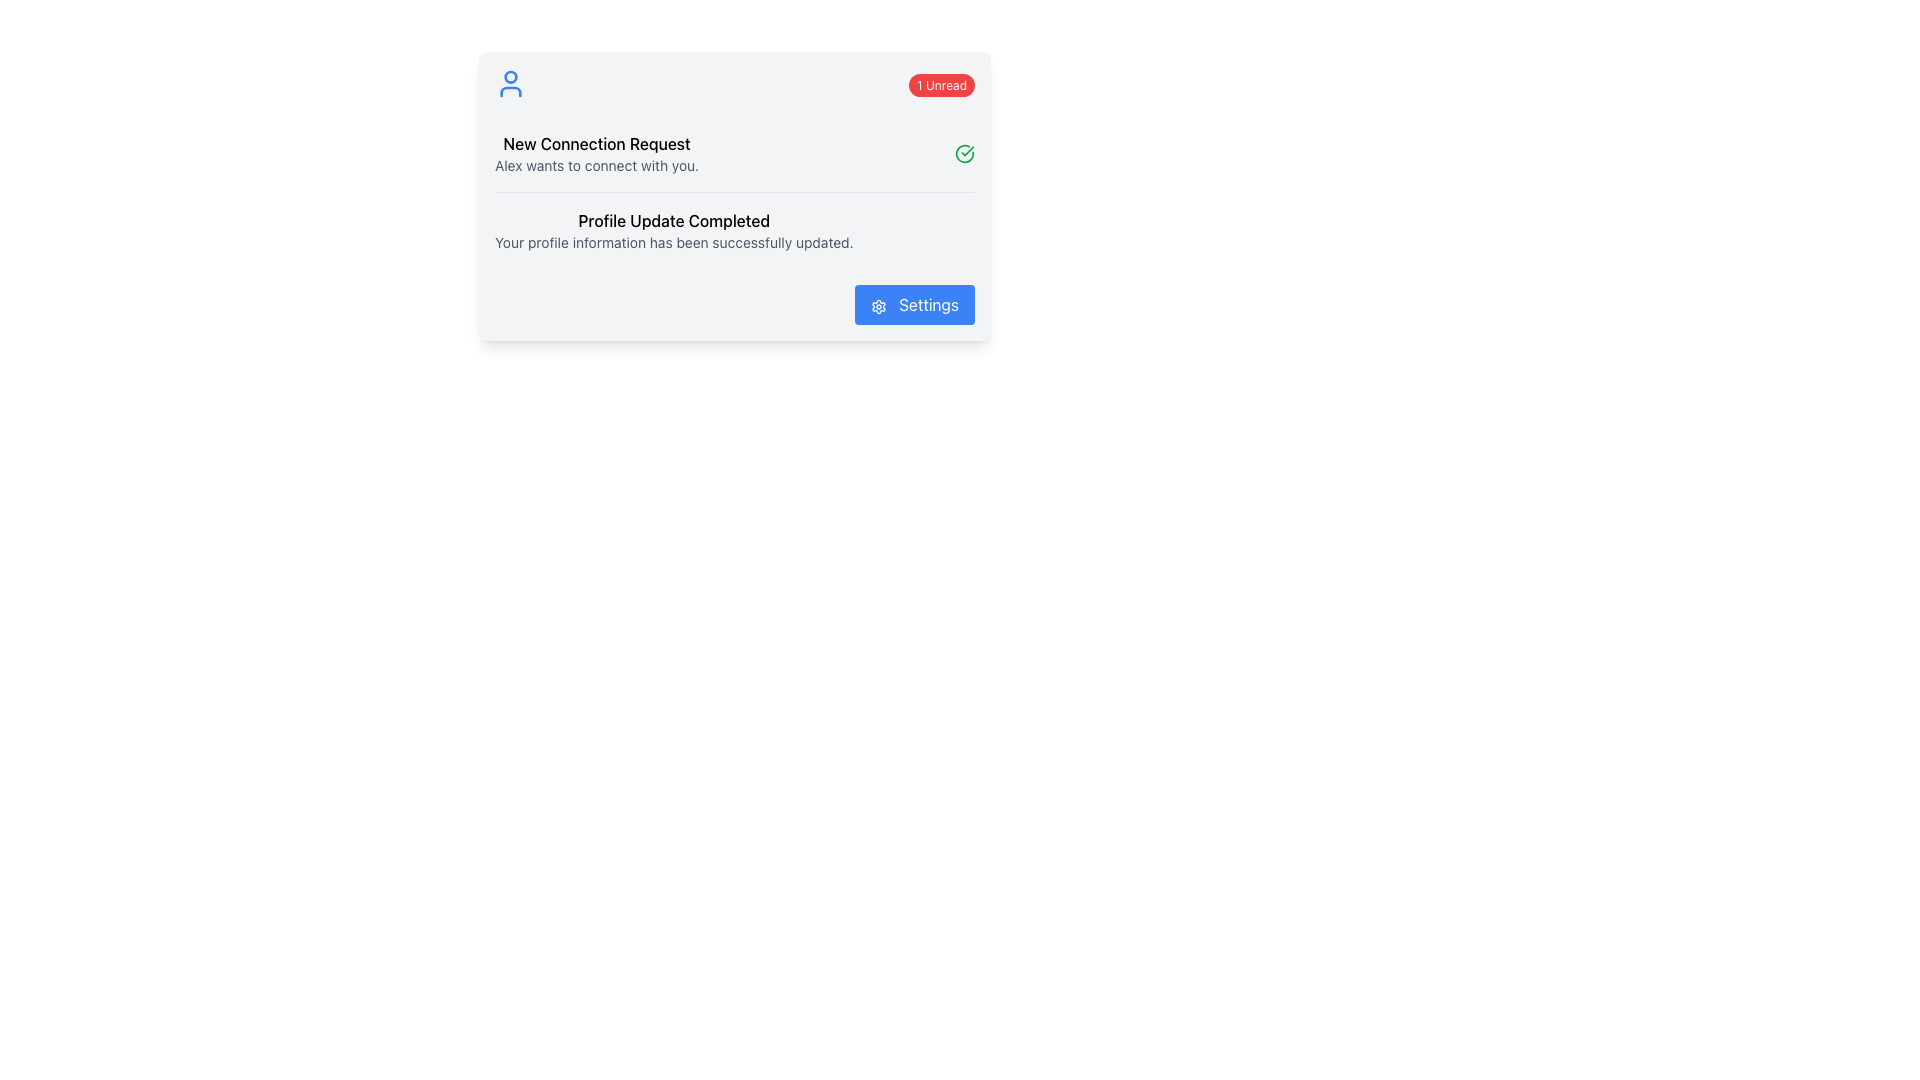 Image resolution: width=1920 pixels, height=1080 pixels. What do you see at coordinates (878, 306) in the screenshot?
I see `the gear-like icon within the 'Settings' button located in the lower right corner of the card interface to potentially view tooltips` at bounding box center [878, 306].